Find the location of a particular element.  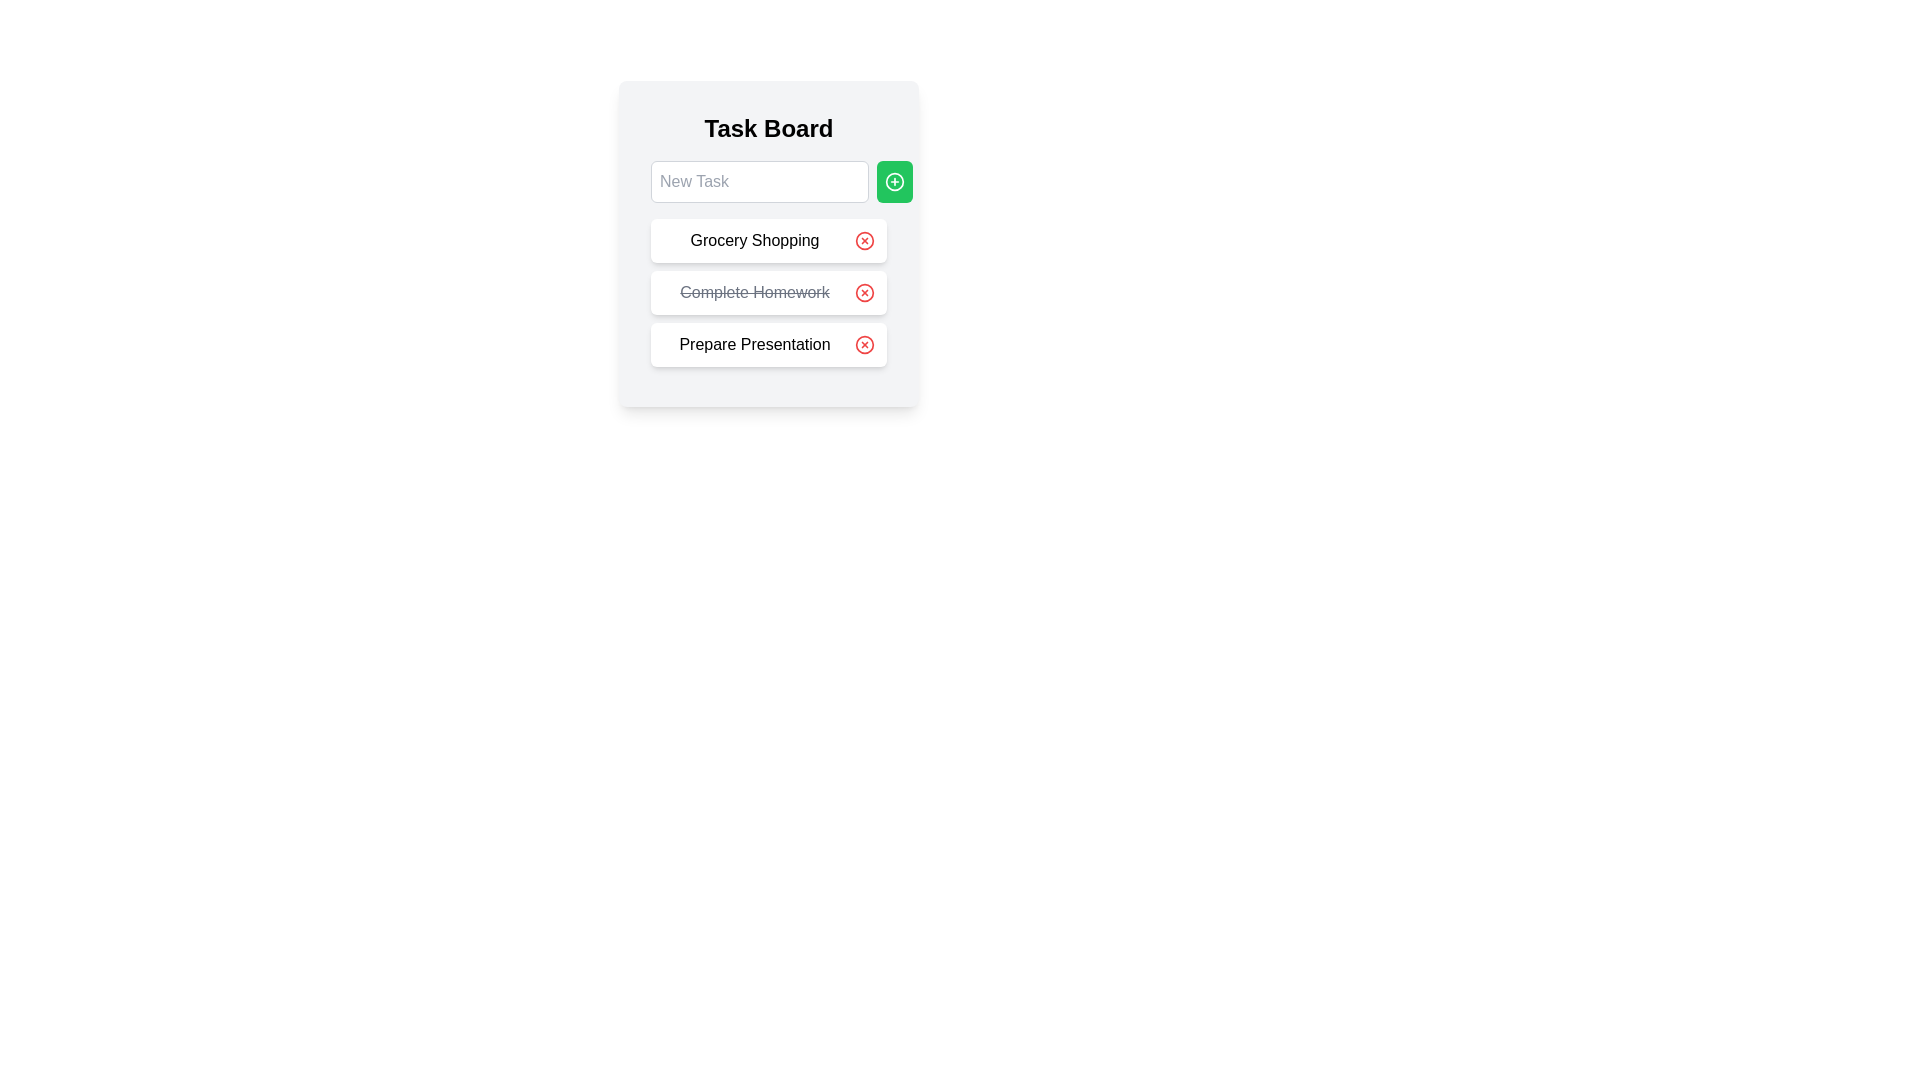

the 'Grocery Shopping' task item is located at coordinates (767, 239).